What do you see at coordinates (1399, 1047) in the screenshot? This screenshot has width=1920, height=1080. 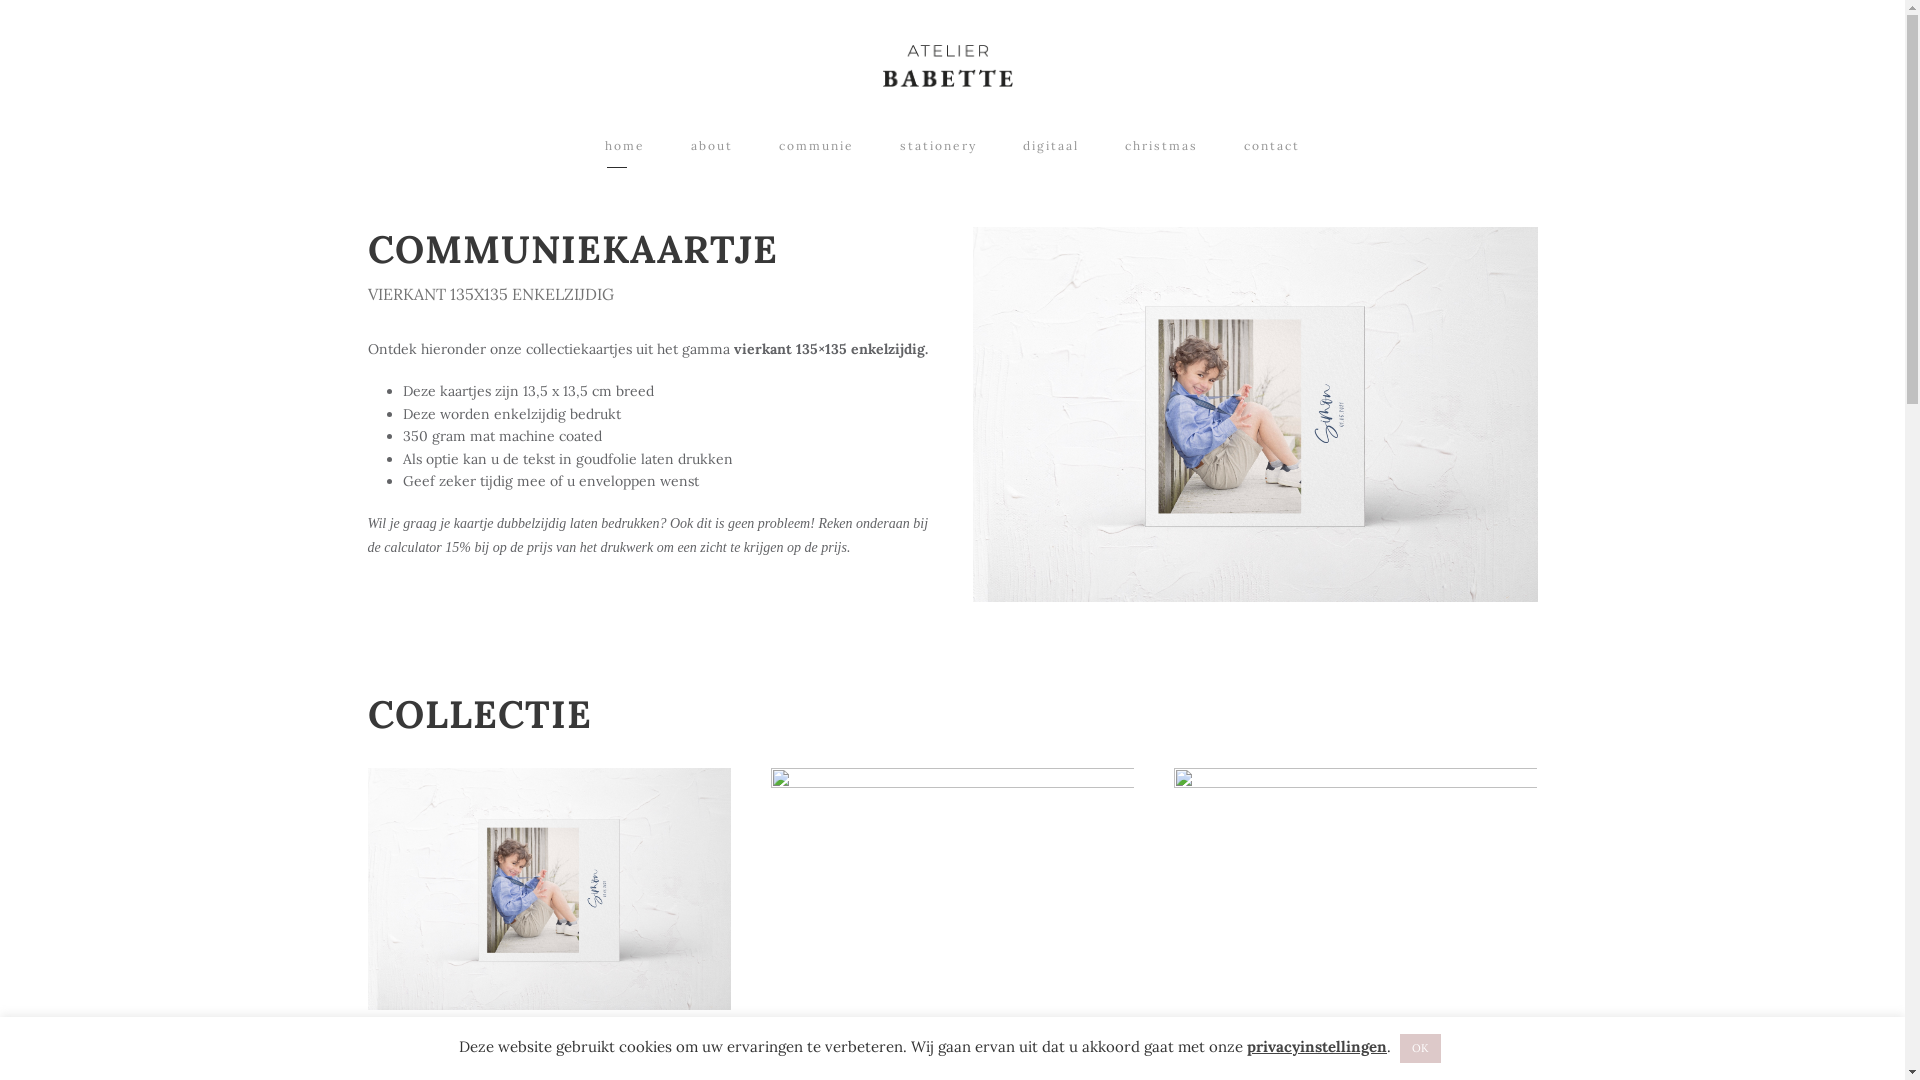 I see `'OK'` at bounding box center [1399, 1047].